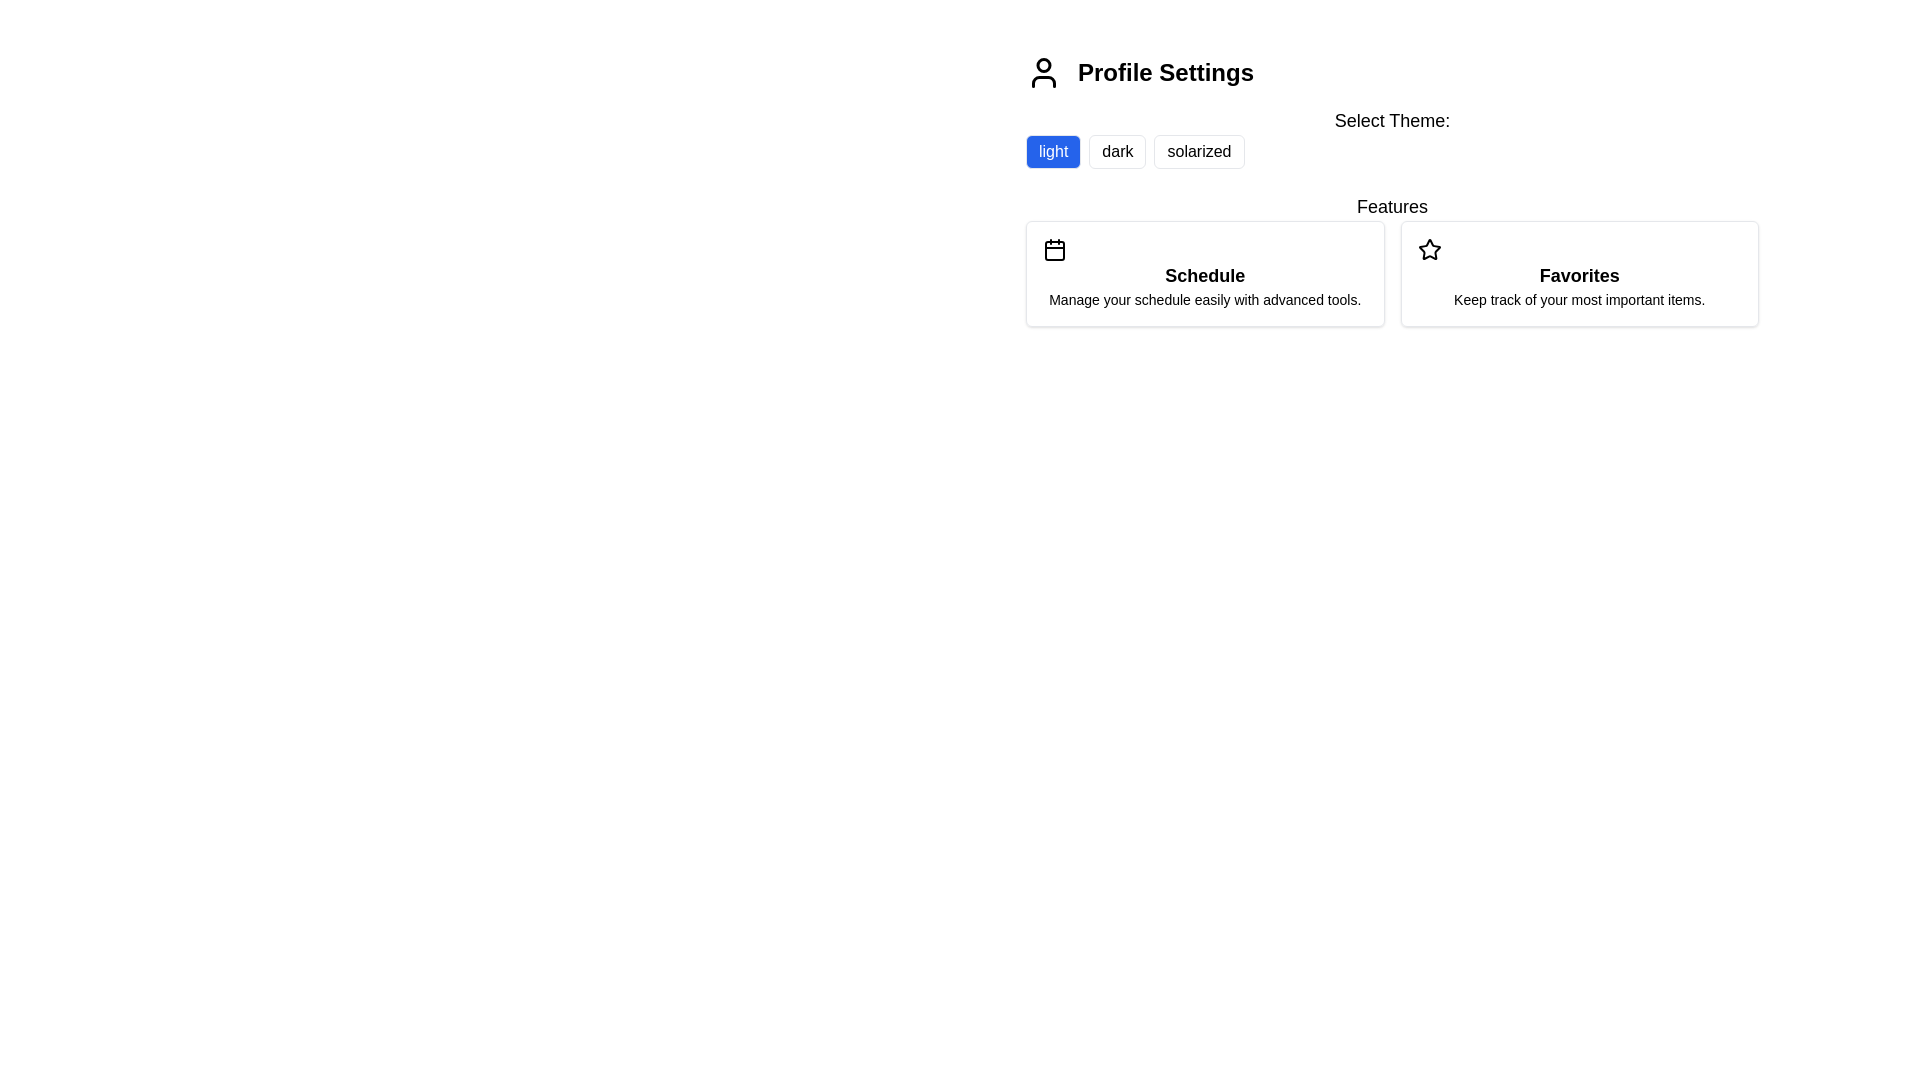 This screenshot has height=1080, width=1920. What do you see at coordinates (1042, 64) in the screenshot?
I see `the circular user profile icon located above the 'Profile Settings' label` at bounding box center [1042, 64].